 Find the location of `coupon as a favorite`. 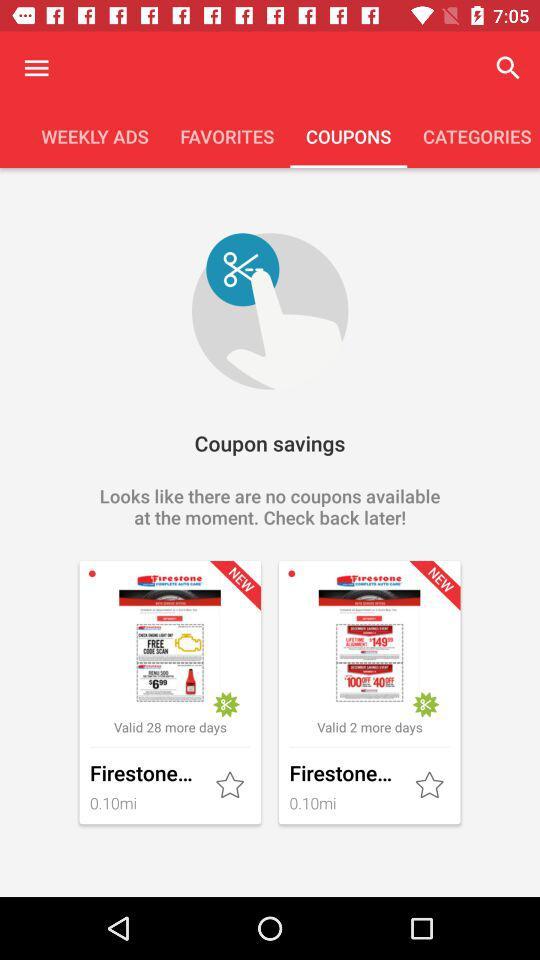

coupon as a favorite is located at coordinates (430, 786).